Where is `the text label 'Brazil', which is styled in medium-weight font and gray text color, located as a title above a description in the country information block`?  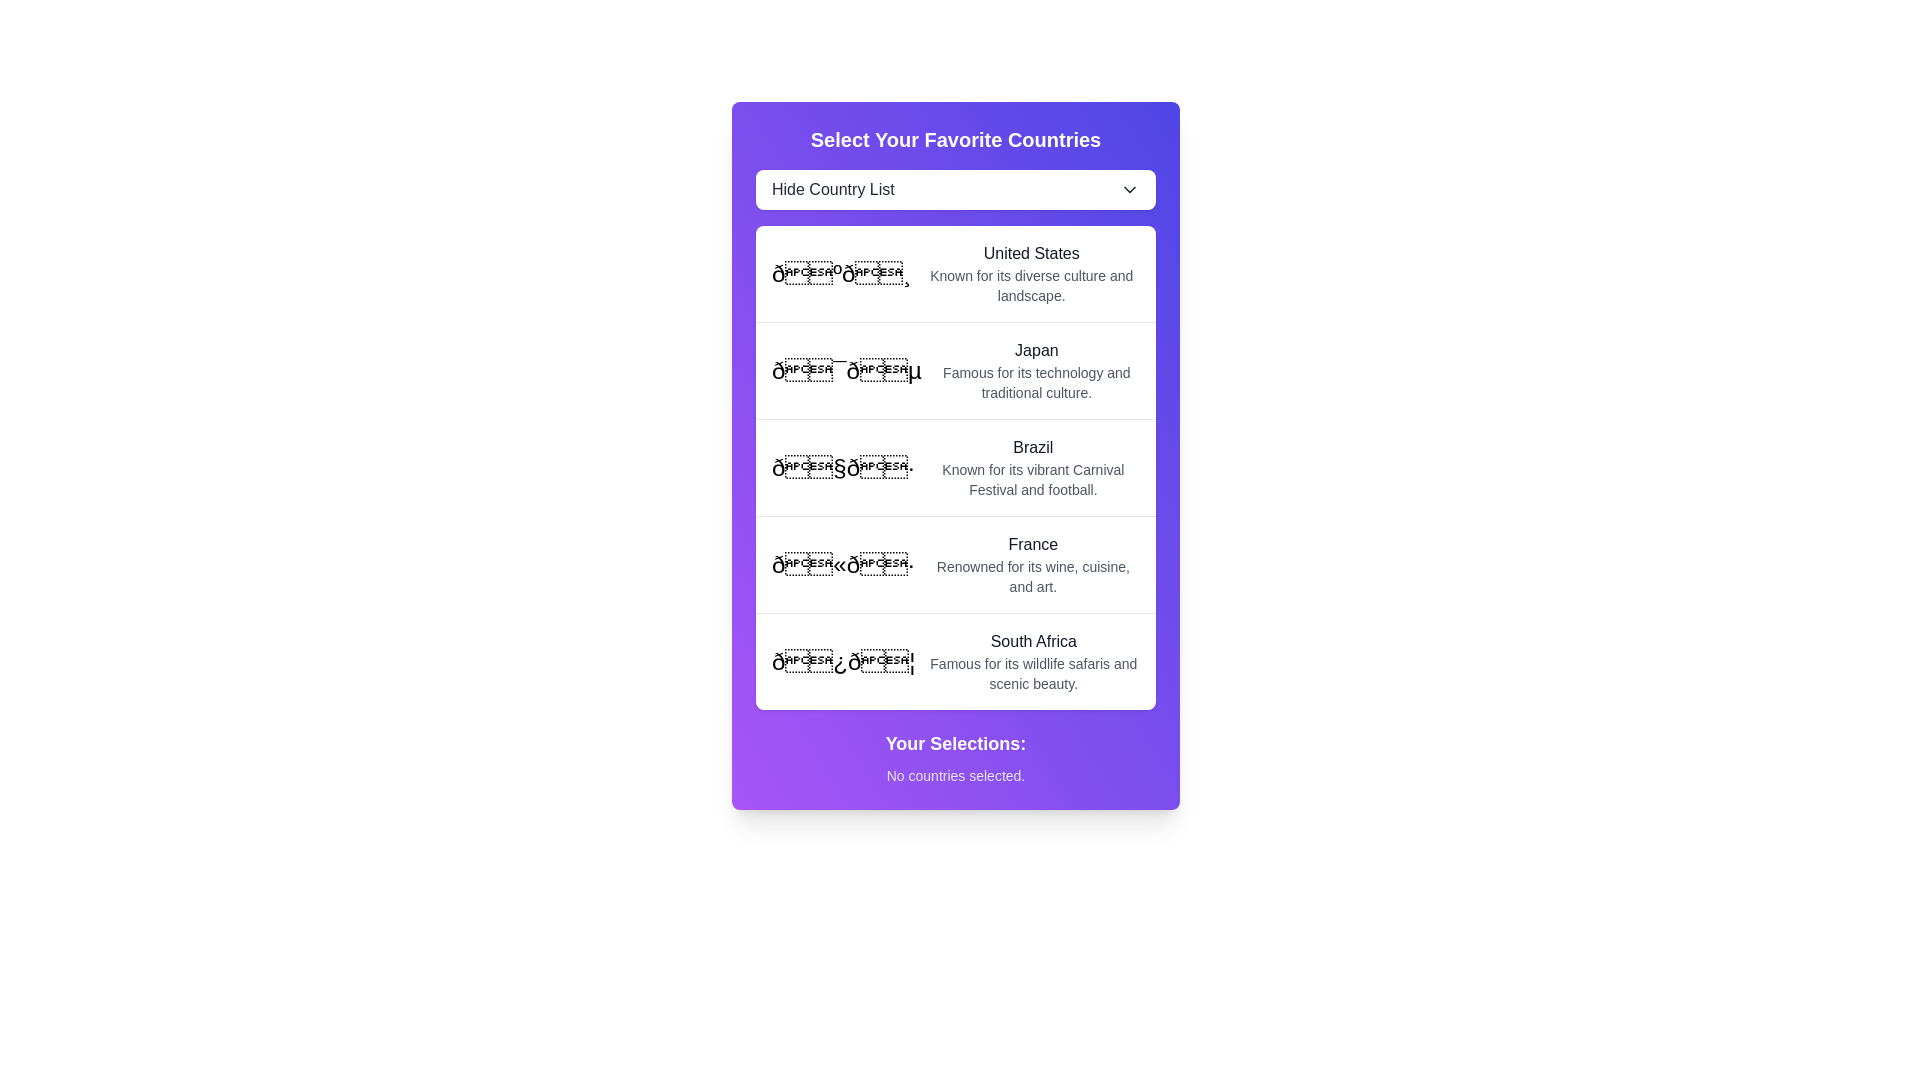 the text label 'Brazil', which is styled in medium-weight font and gray text color, located as a title above a description in the country information block is located at coordinates (1033, 446).